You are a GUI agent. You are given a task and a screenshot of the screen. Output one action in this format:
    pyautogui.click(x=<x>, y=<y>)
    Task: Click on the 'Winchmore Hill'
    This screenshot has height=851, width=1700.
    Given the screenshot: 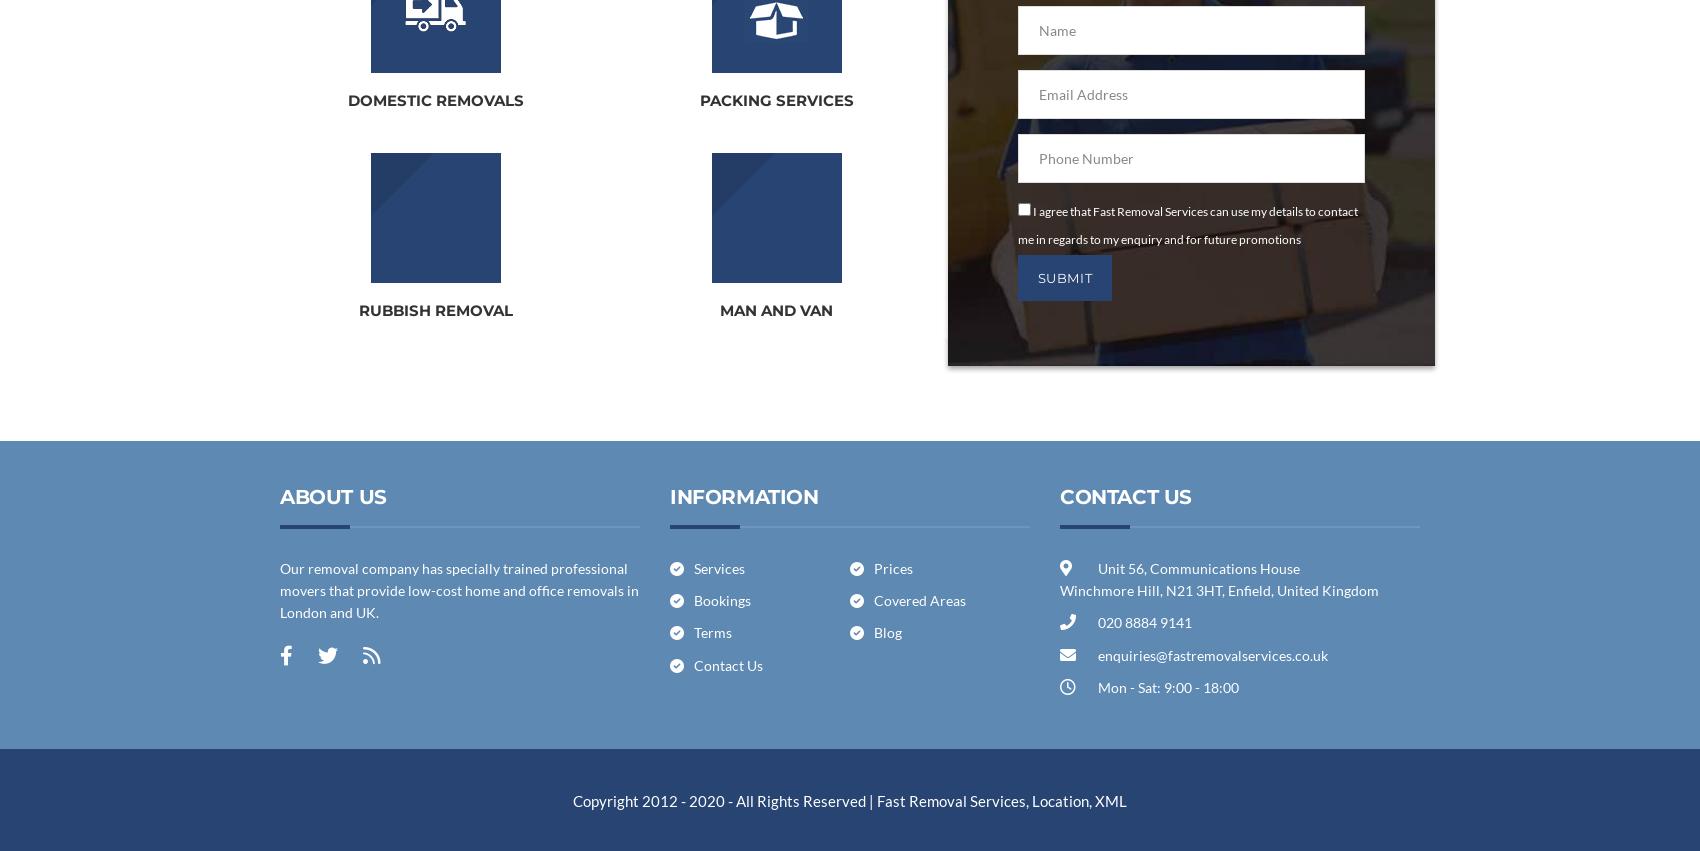 What is the action you would take?
    pyautogui.click(x=1109, y=589)
    